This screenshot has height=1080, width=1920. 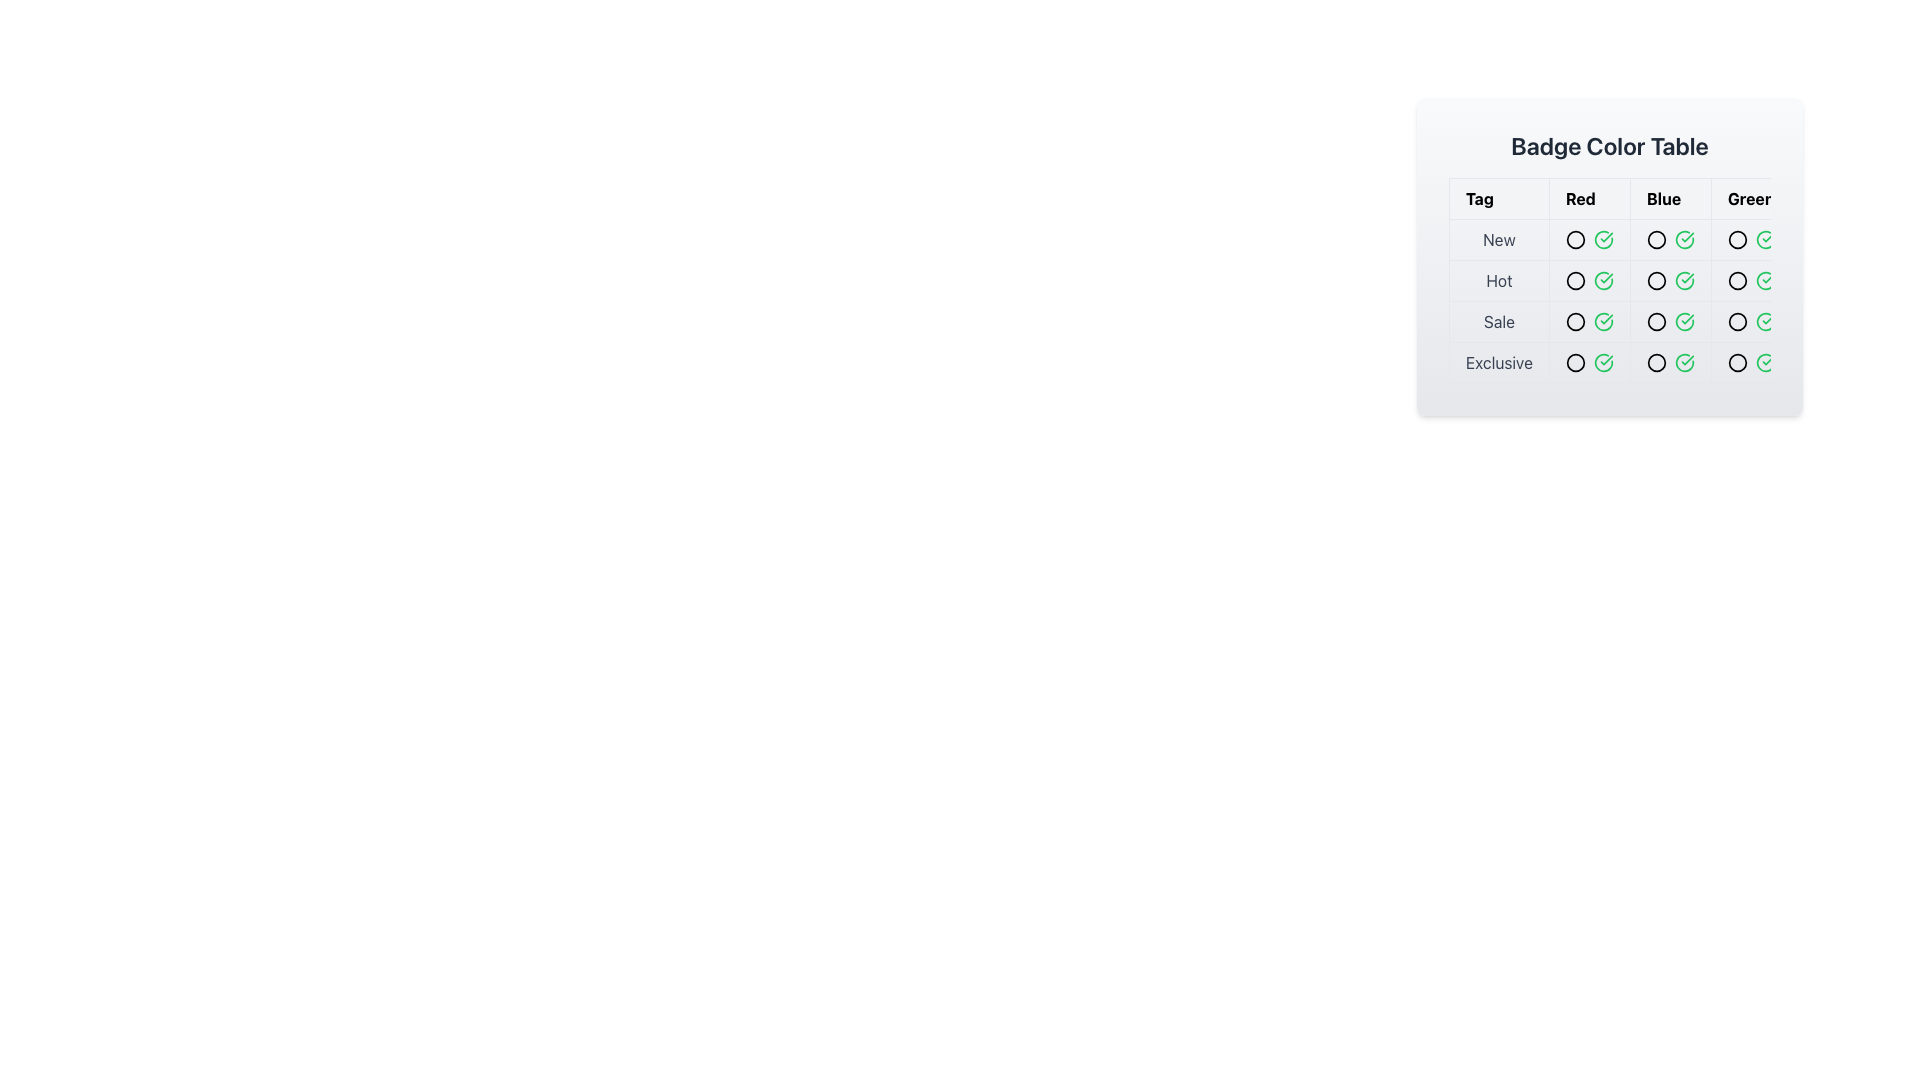 What do you see at coordinates (1588, 238) in the screenshot?
I see `the graphical icon indicating the status for the 'New' row in the 'Red' column of the 'Badge Color Table'` at bounding box center [1588, 238].